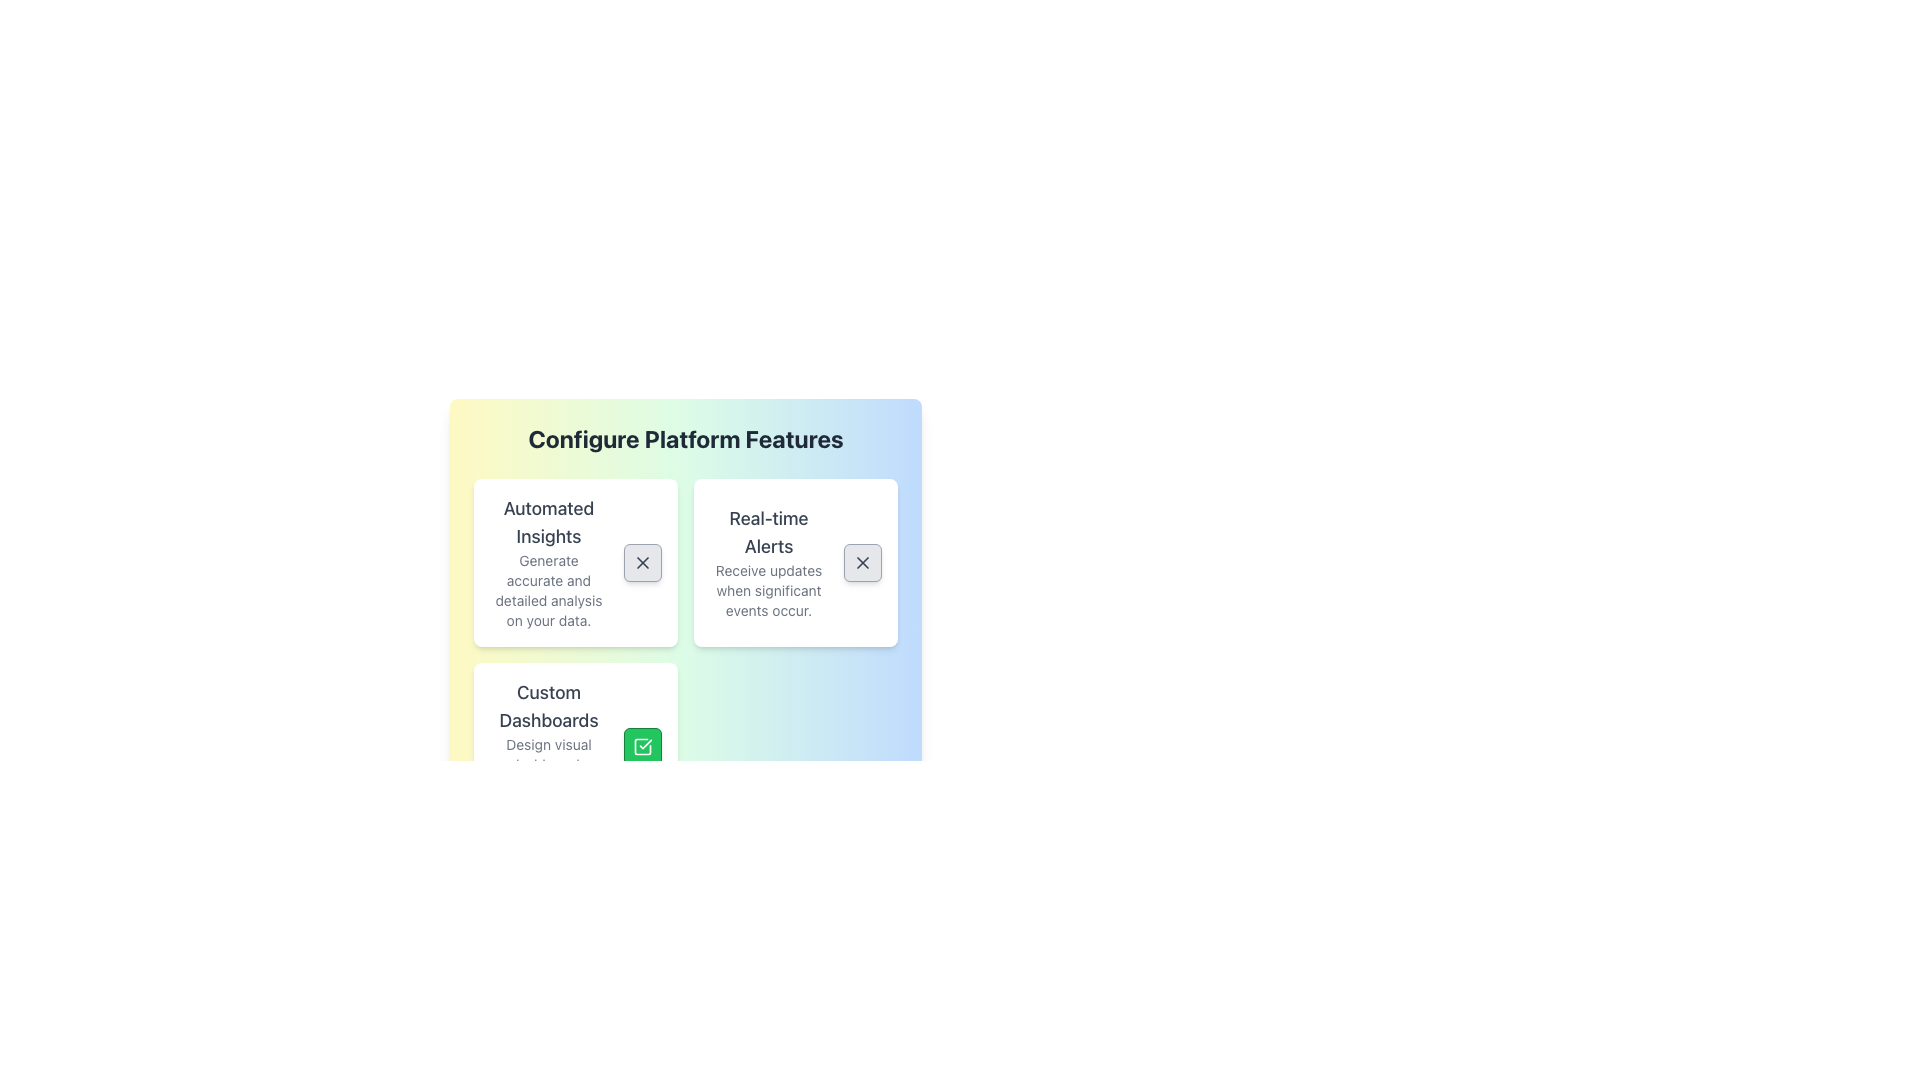 The width and height of the screenshot is (1920, 1080). I want to click on the header text element located in the lower-left part of the card layout, which summarizes the functionality of the associated content, so click(548, 705).